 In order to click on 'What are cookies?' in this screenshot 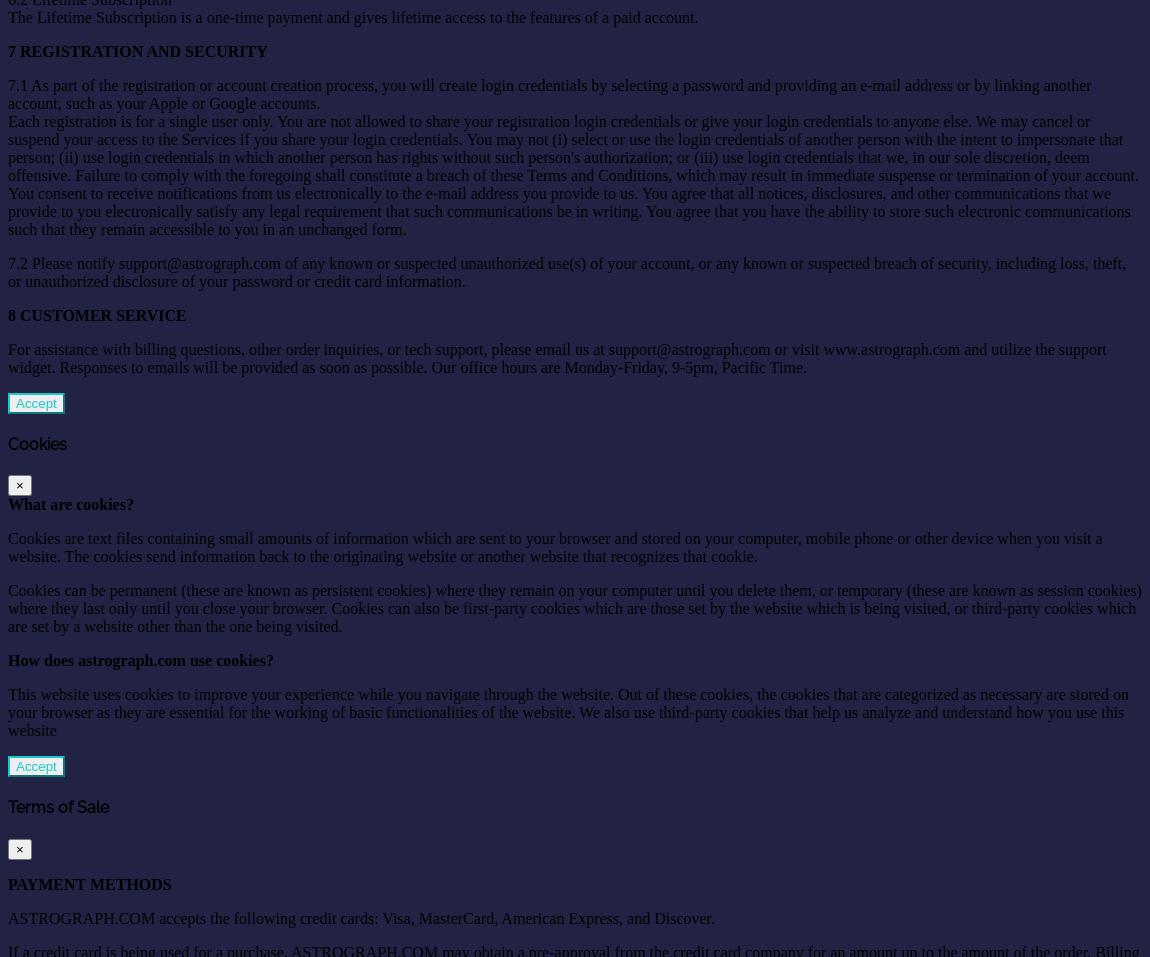, I will do `click(69, 504)`.